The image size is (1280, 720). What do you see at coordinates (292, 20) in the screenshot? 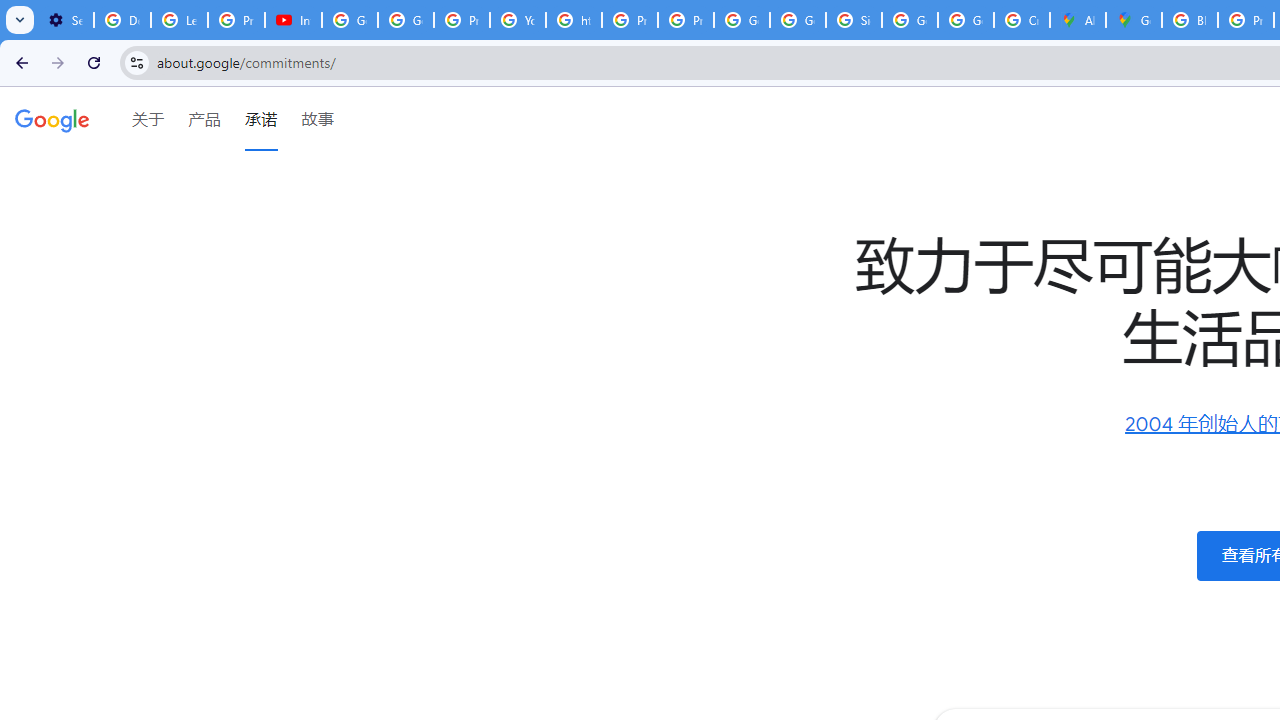
I see `'Introduction | Google Privacy Policy - YouTube'` at bounding box center [292, 20].